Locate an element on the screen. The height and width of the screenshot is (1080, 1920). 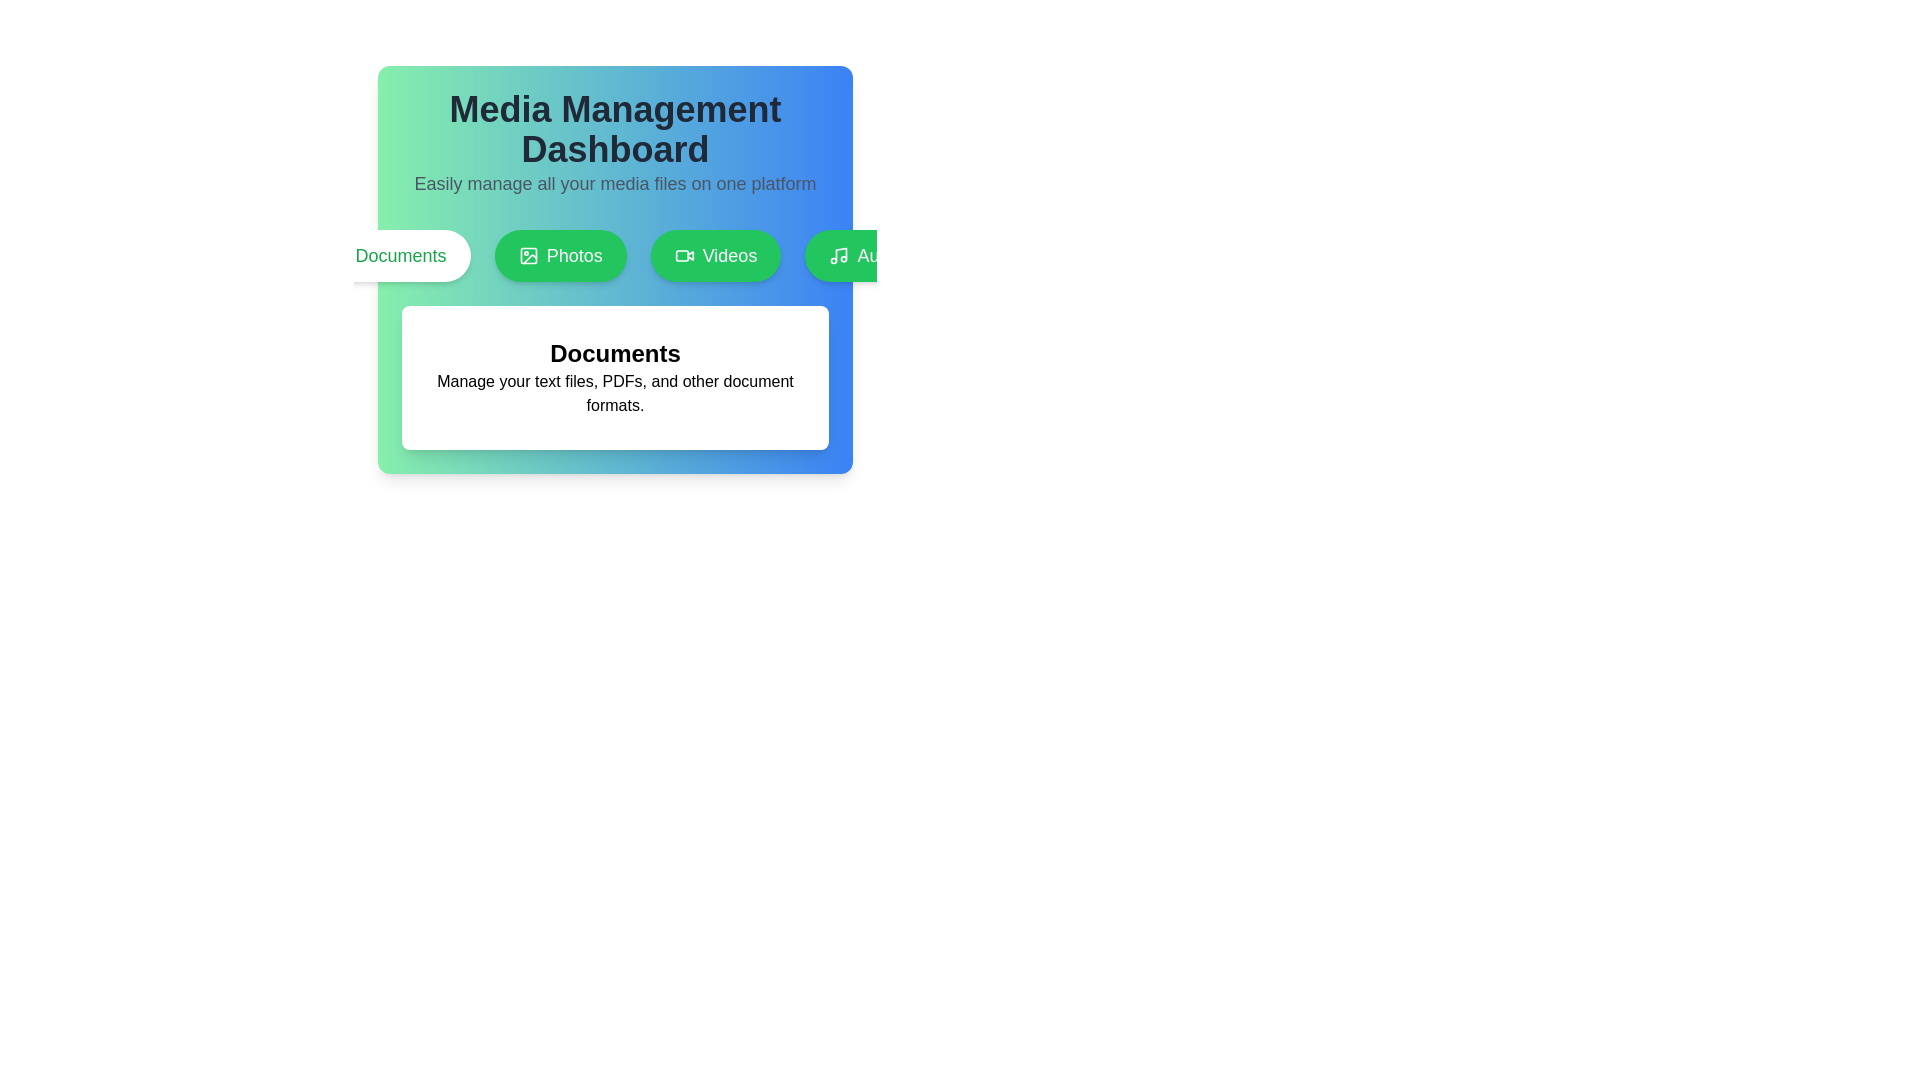
the informational card that describes the 'Documents' media category, located below the category buttons in the 'Media Management Dashboard' is located at coordinates (614, 378).